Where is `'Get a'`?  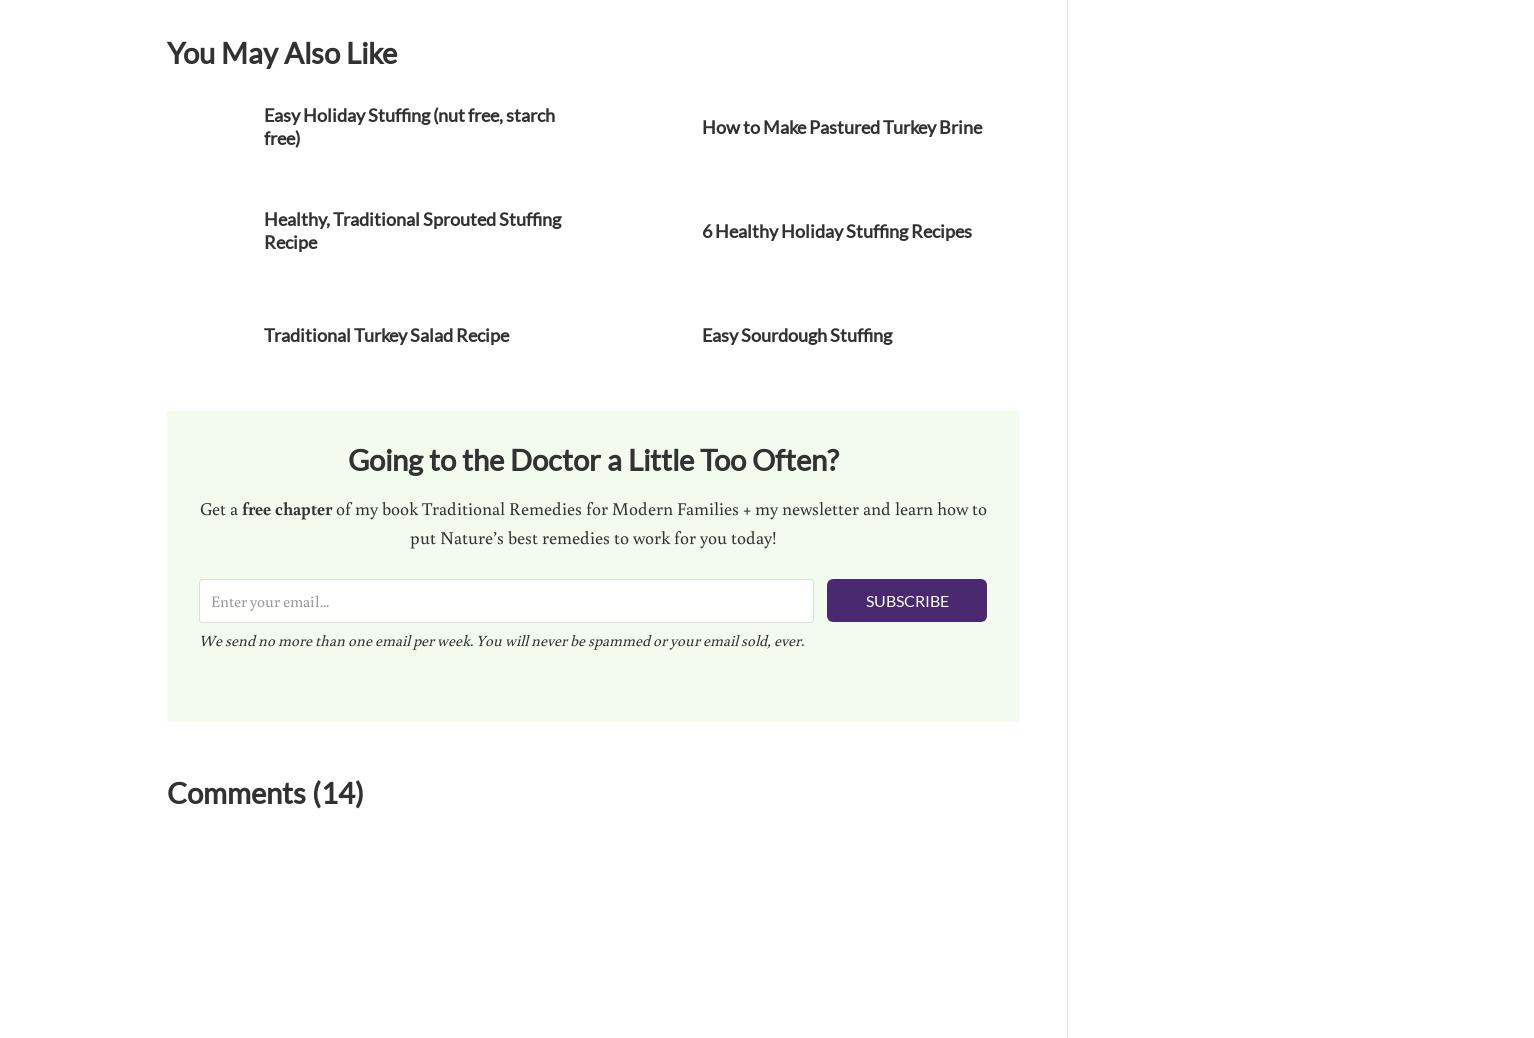
'Get a' is located at coordinates (197, 506).